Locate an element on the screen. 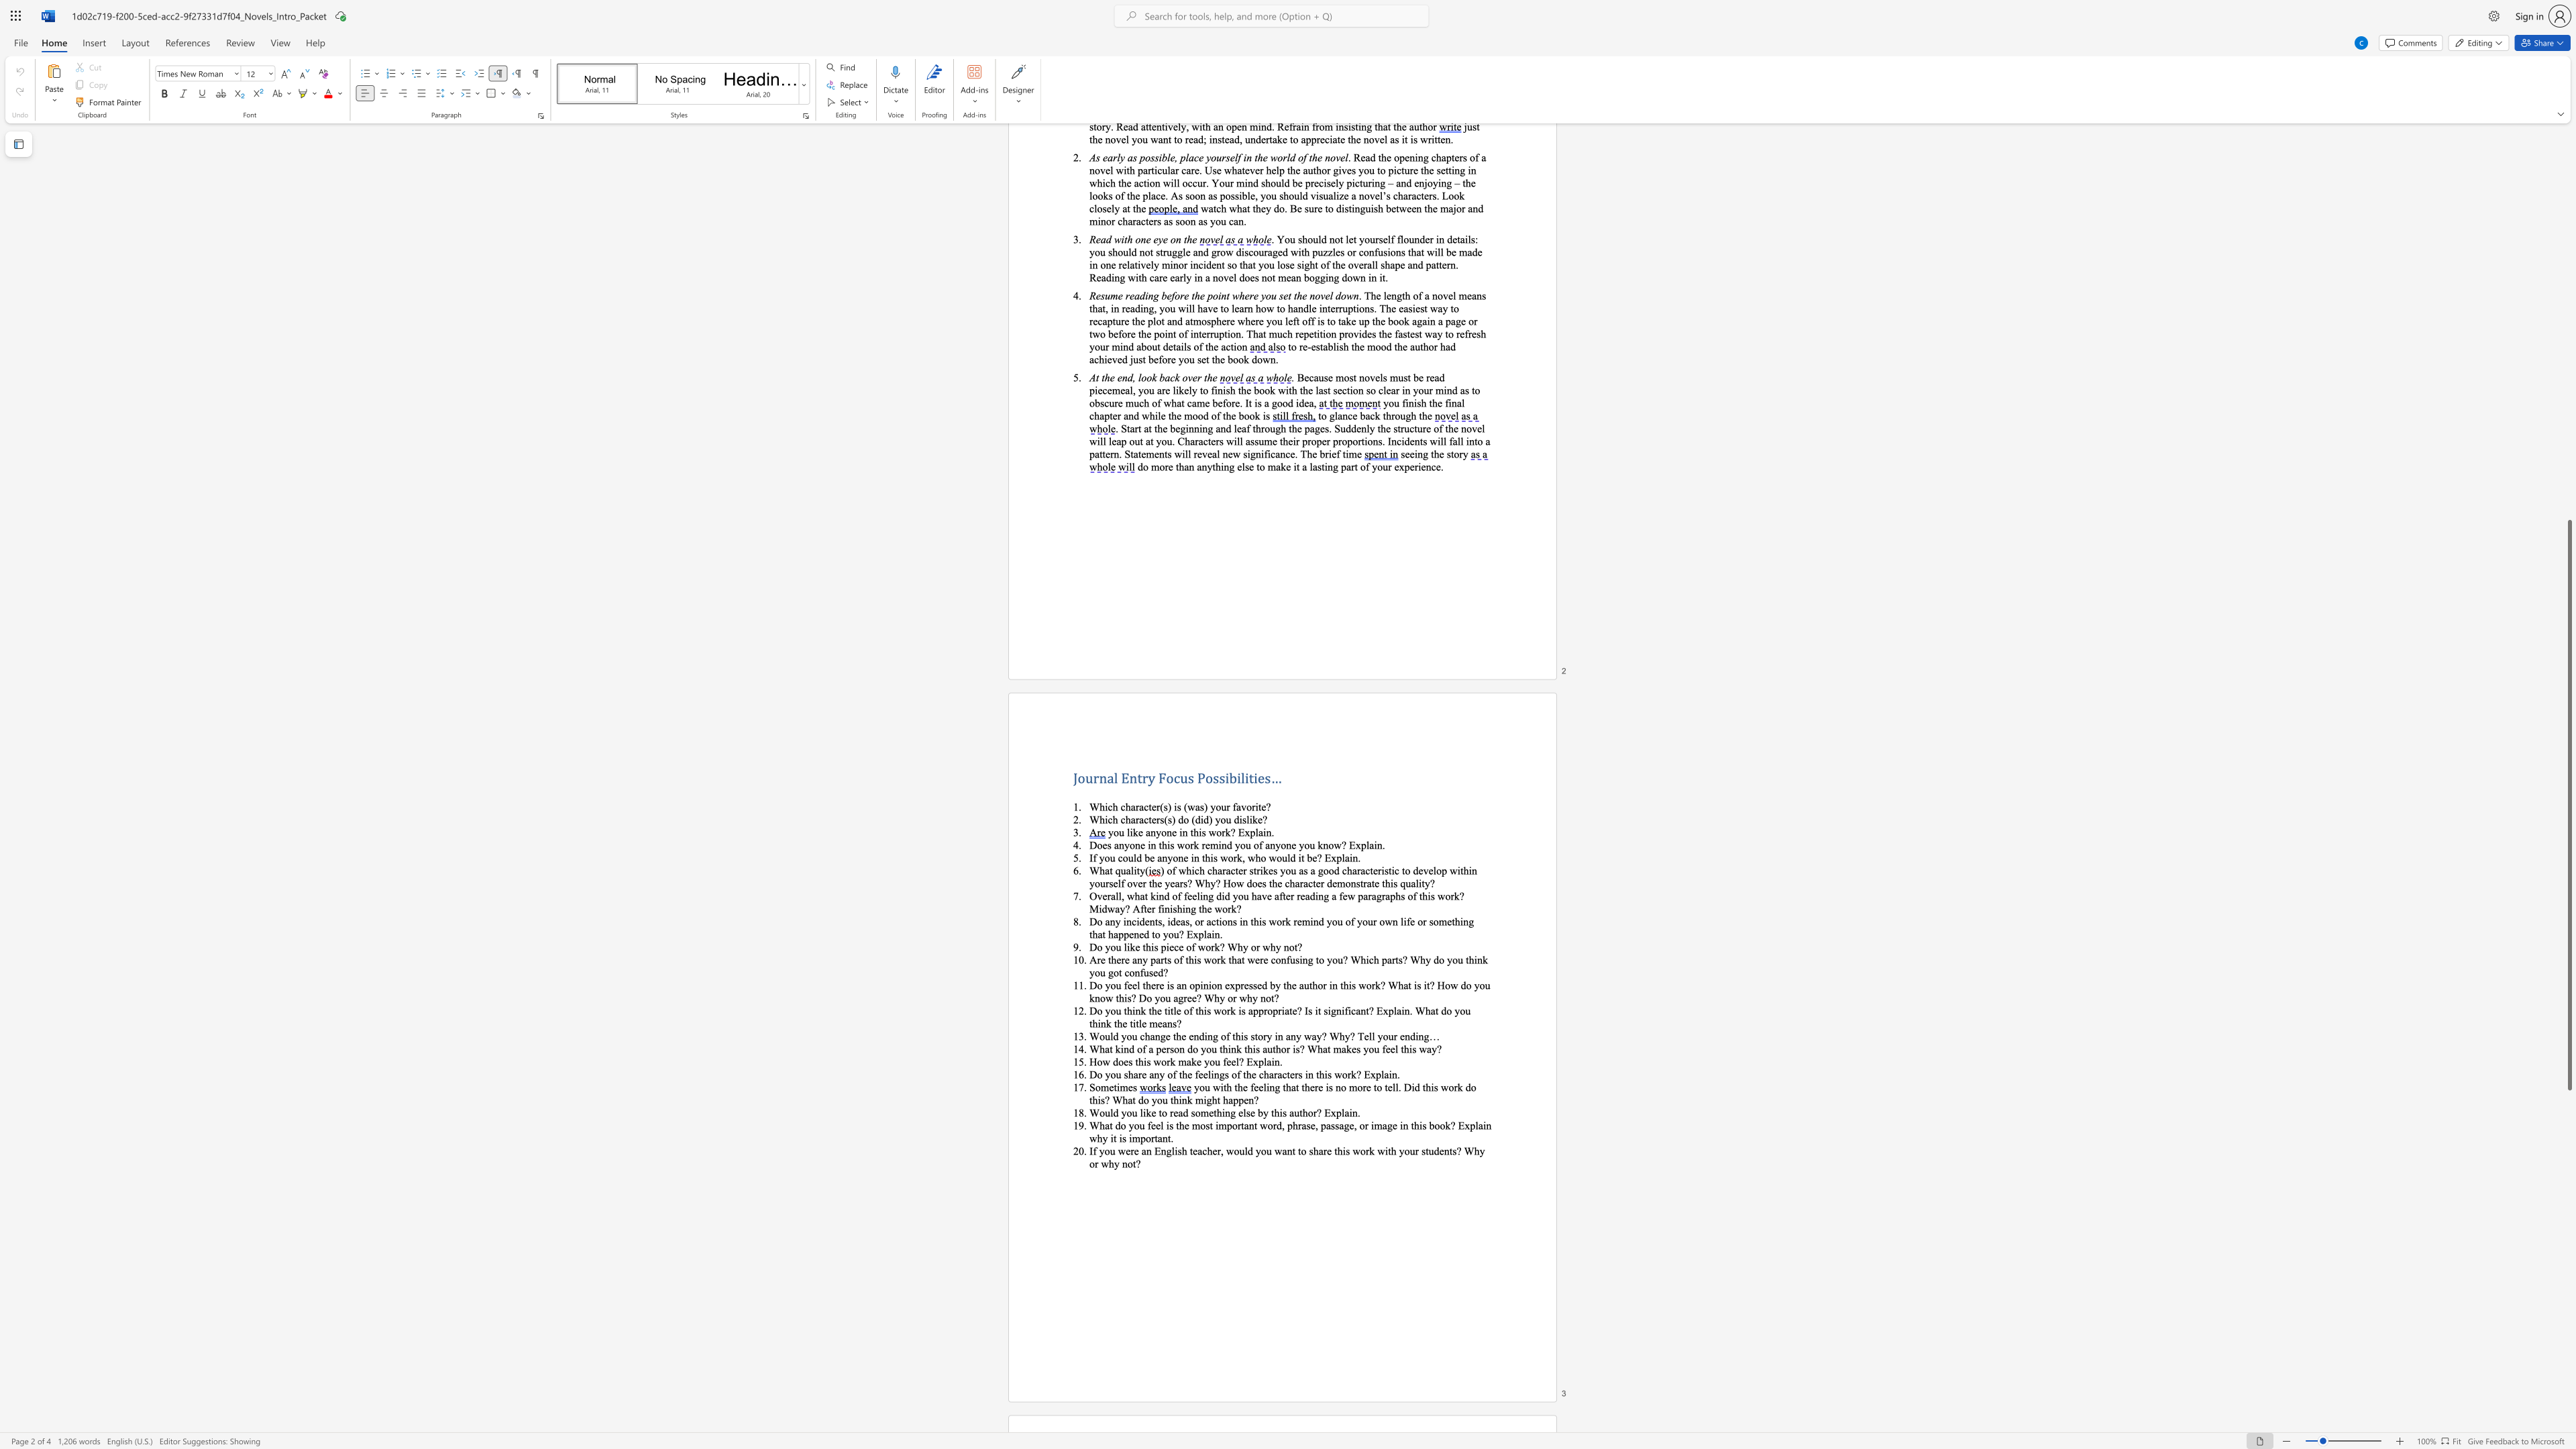 This screenshot has width=2576, height=1449. the subset text "ne in this work? Expl" within the text "you like anyone in this work? Explain." is located at coordinates (1165, 830).